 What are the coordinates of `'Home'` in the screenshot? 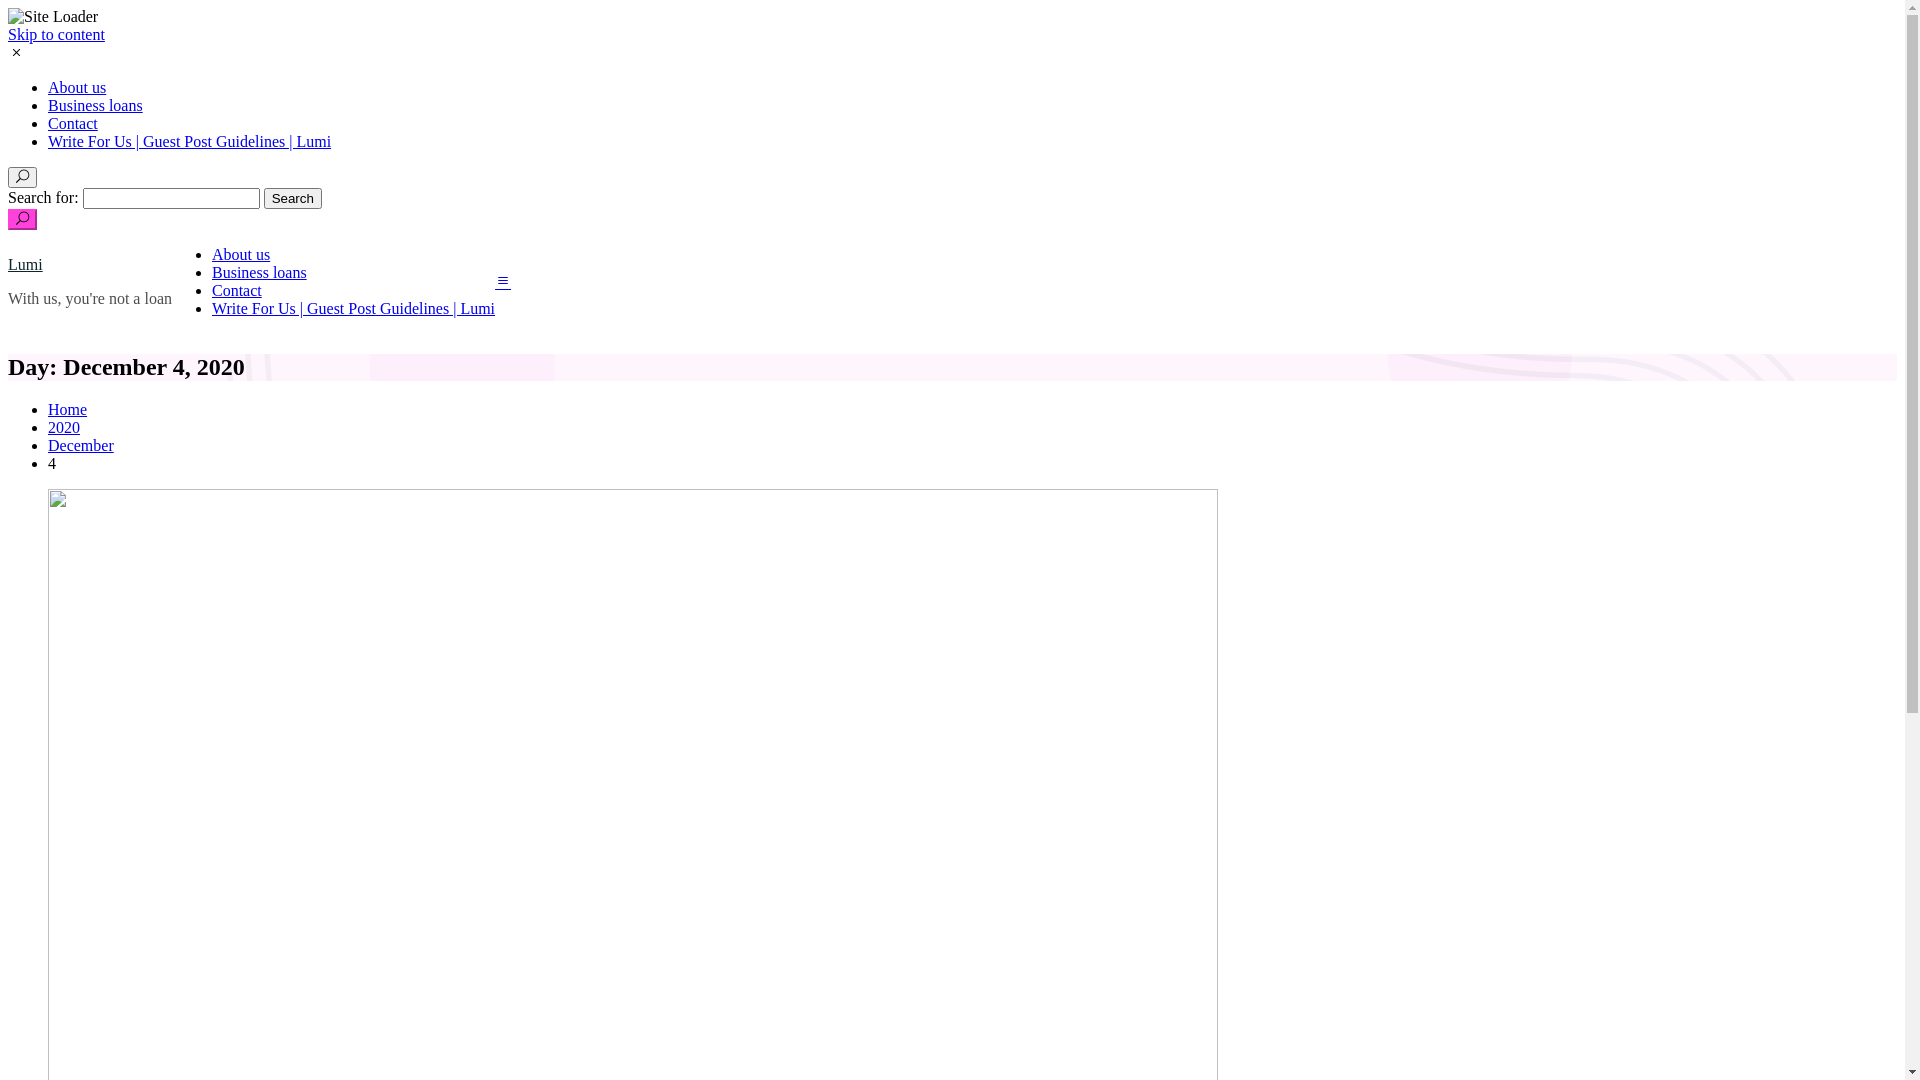 It's located at (67, 408).